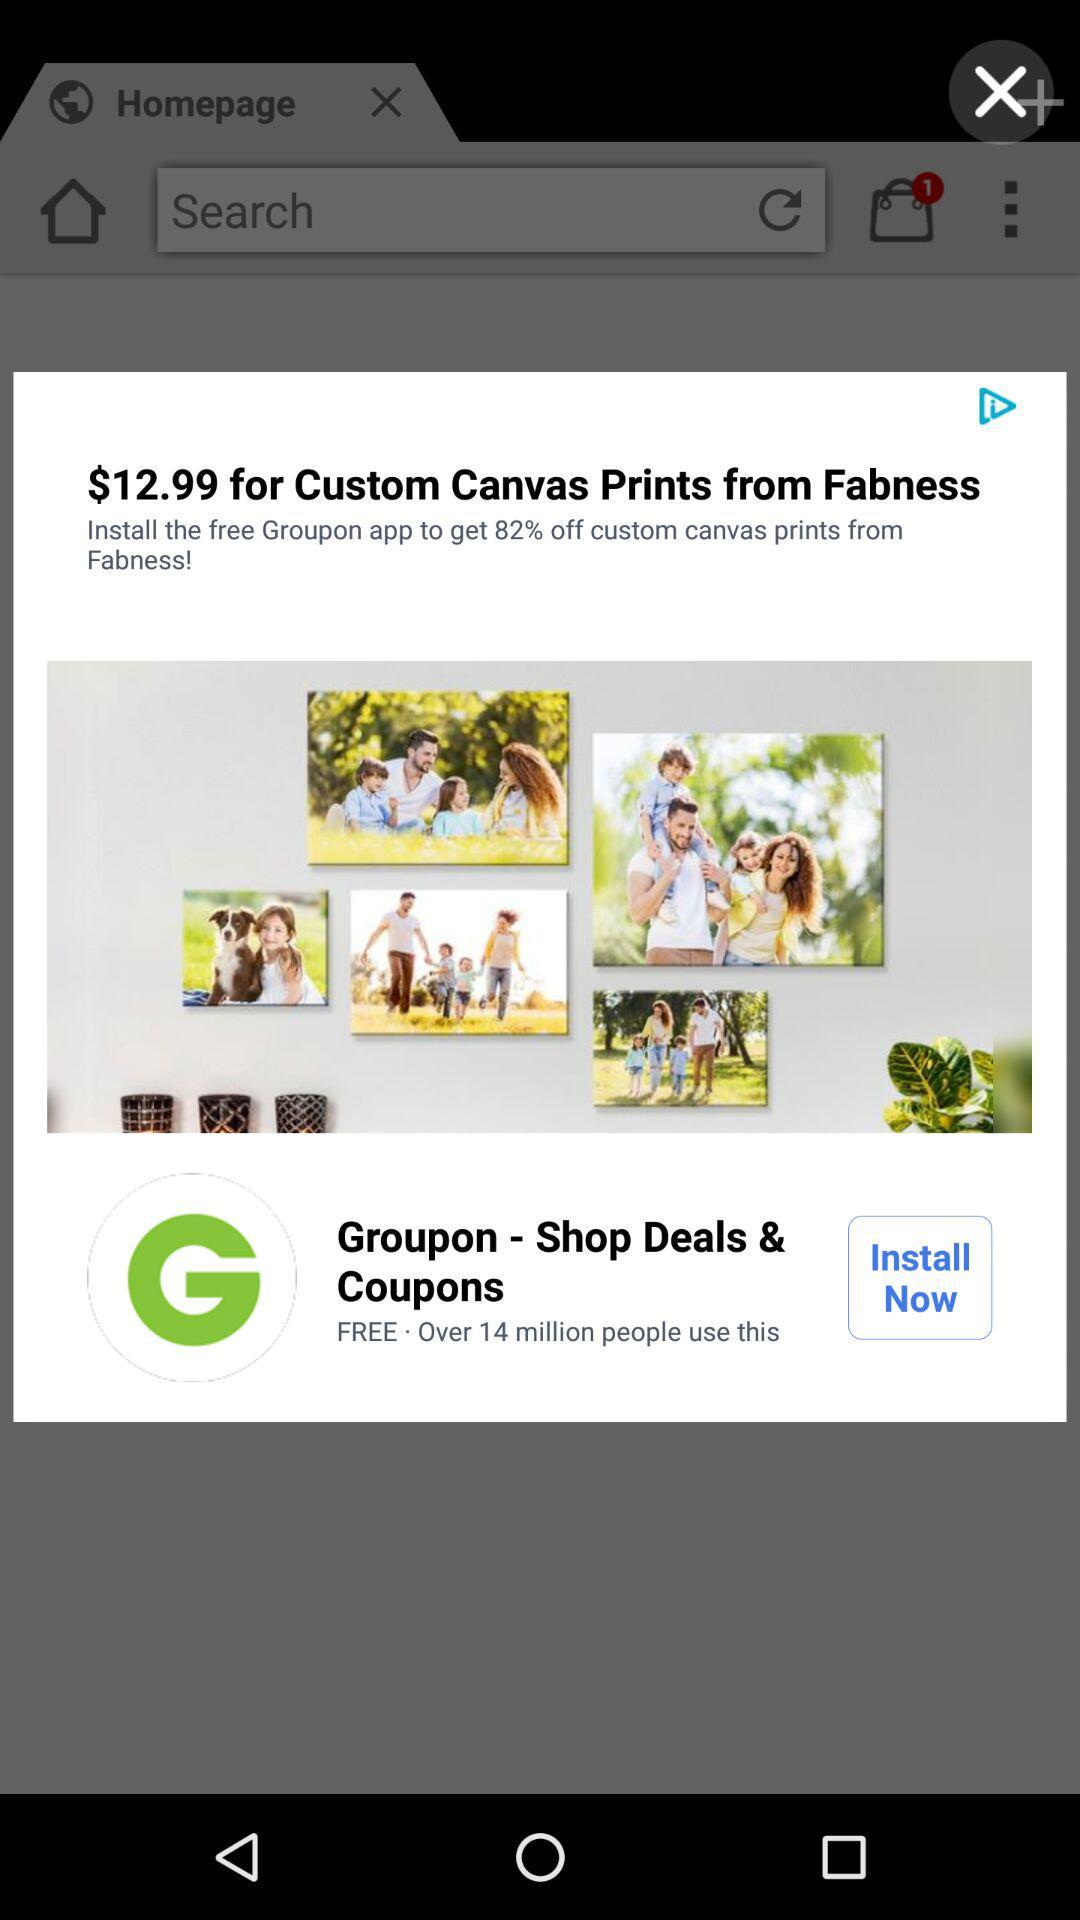 The image size is (1080, 1920). I want to click on the item next to the groupon shop deals icon, so click(192, 1276).